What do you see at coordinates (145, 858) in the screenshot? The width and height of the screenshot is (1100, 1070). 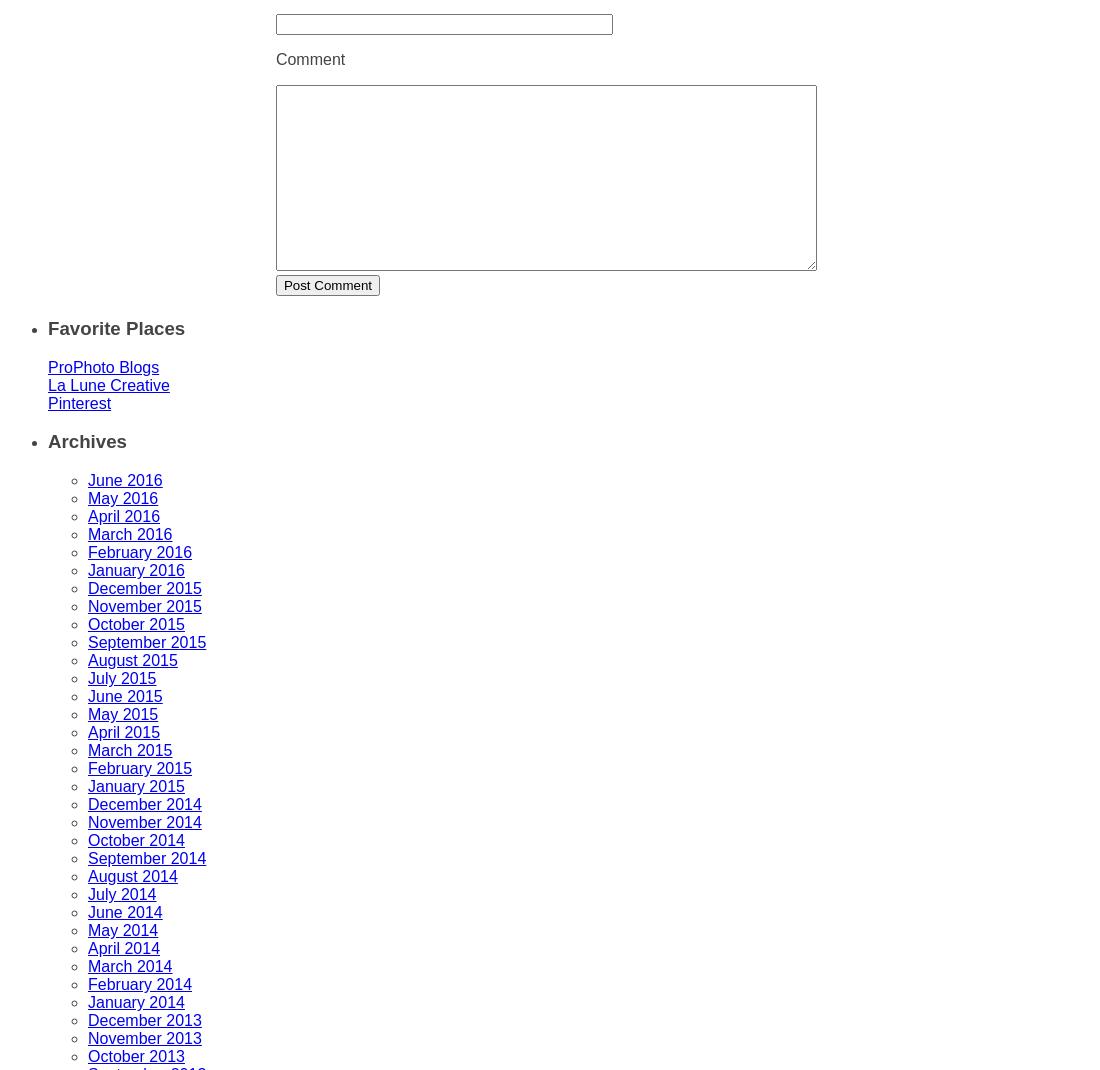 I see `'September 2014'` at bounding box center [145, 858].